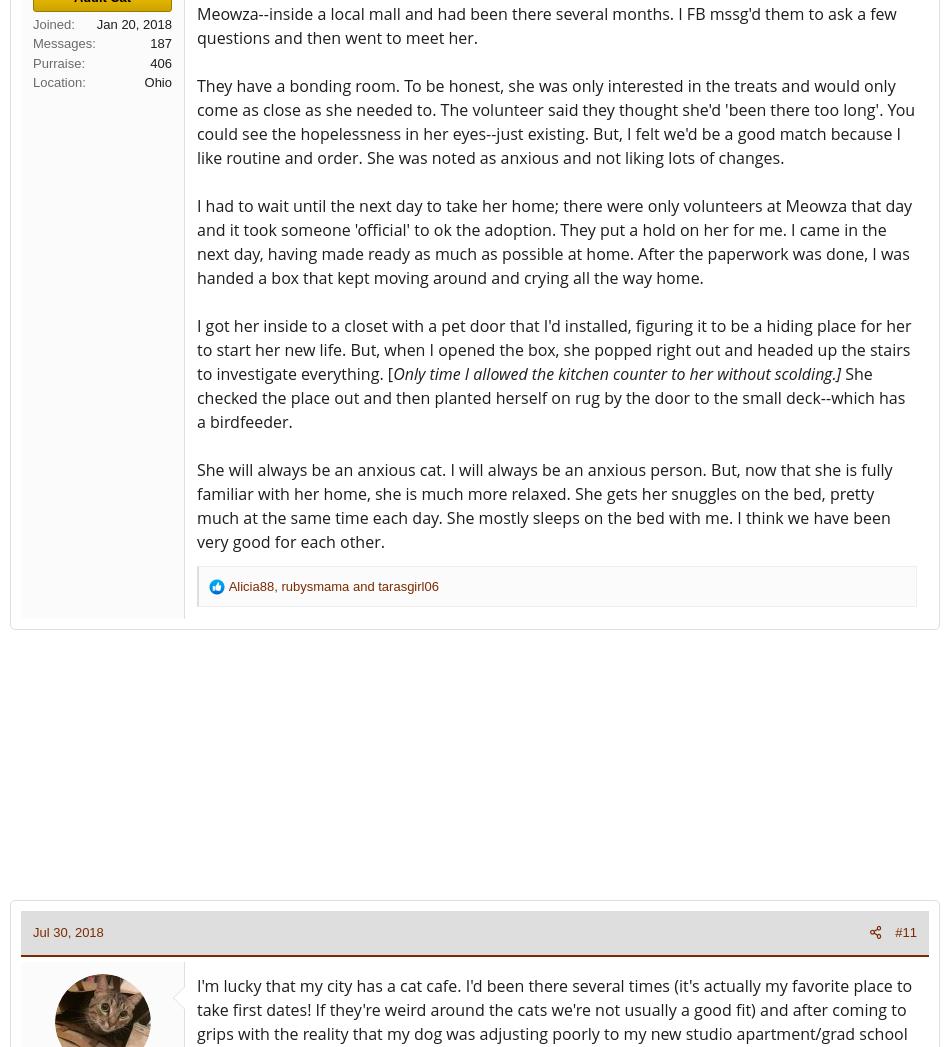 This screenshot has height=1047, width=950. Describe the element at coordinates (197, 396) in the screenshot. I see `'She checked the place out and then planted herself on rug by the door to the small deck--which has a birdfeeder.'` at that location.